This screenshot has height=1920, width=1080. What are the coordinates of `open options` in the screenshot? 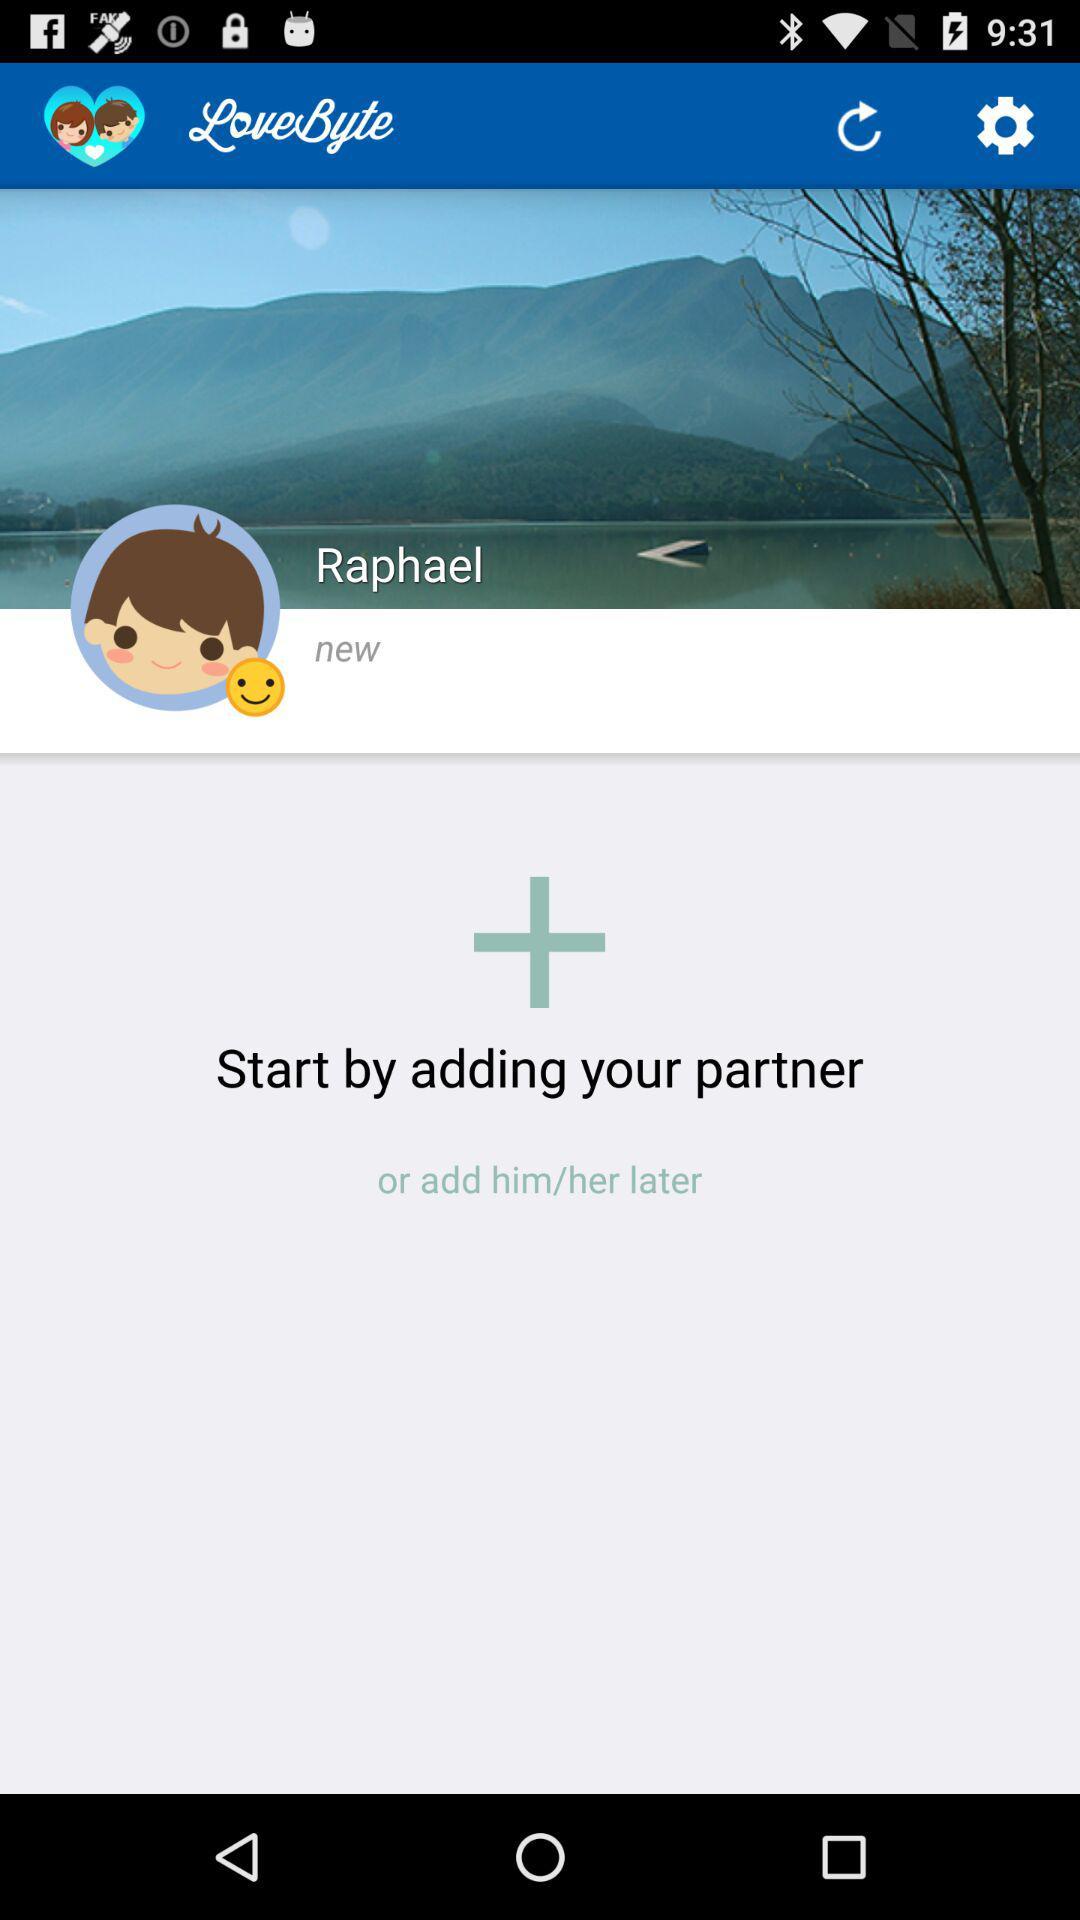 It's located at (1006, 124).